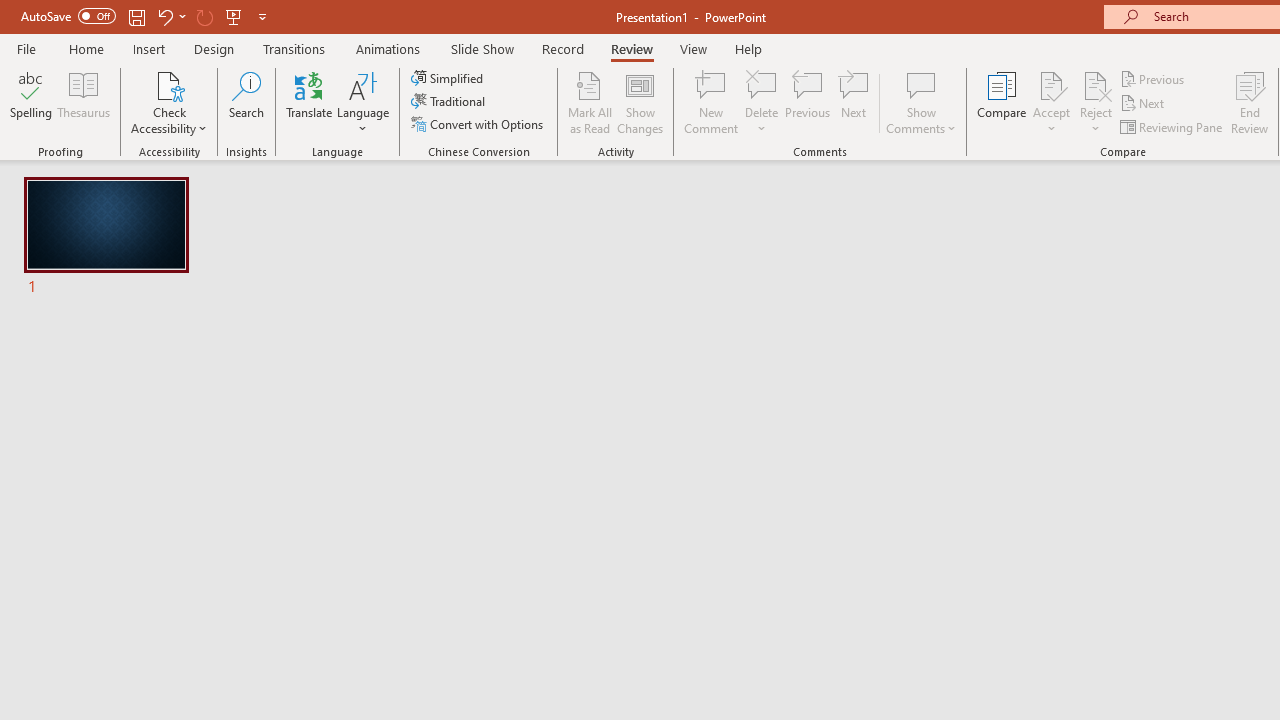 The height and width of the screenshot is (720, 1280). I want to click on 'Reject Change', so click(1095, 84).